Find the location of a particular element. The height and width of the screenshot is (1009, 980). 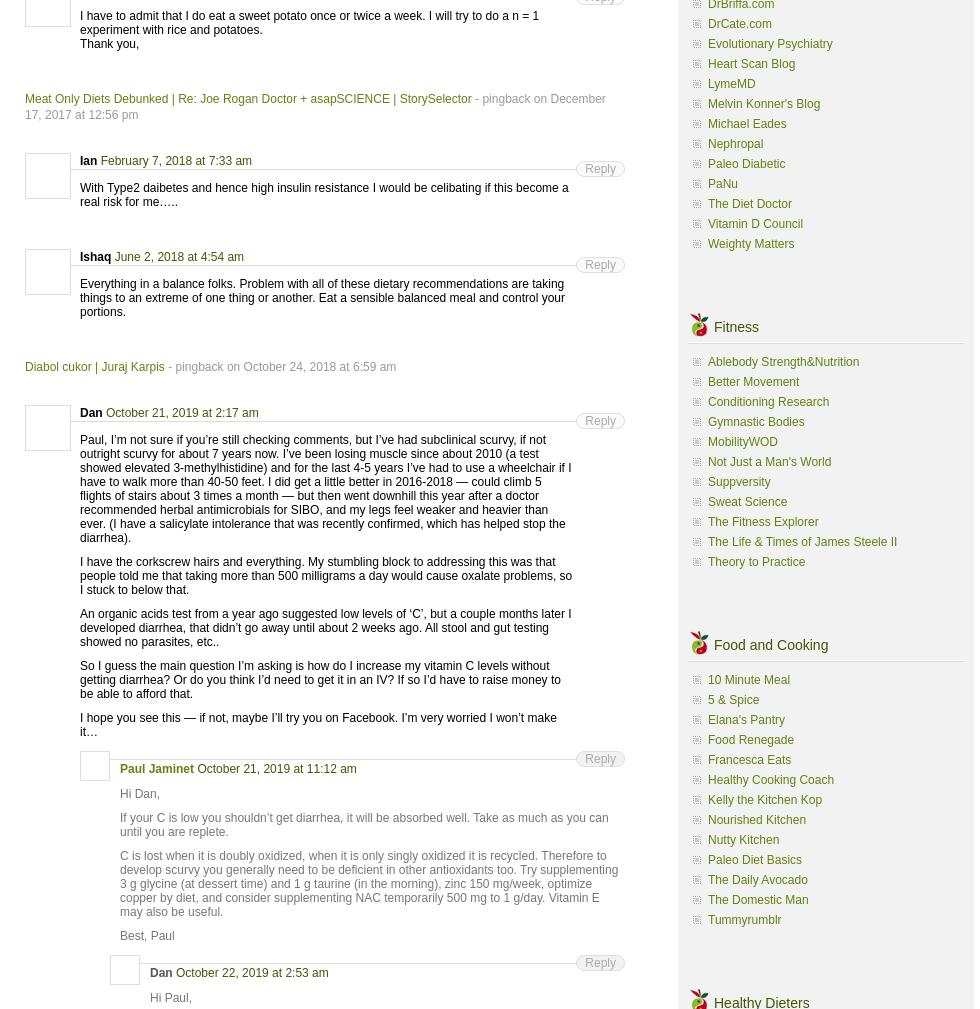

'Evolutionary Psychiatry' is located at coordinates (769, 41).